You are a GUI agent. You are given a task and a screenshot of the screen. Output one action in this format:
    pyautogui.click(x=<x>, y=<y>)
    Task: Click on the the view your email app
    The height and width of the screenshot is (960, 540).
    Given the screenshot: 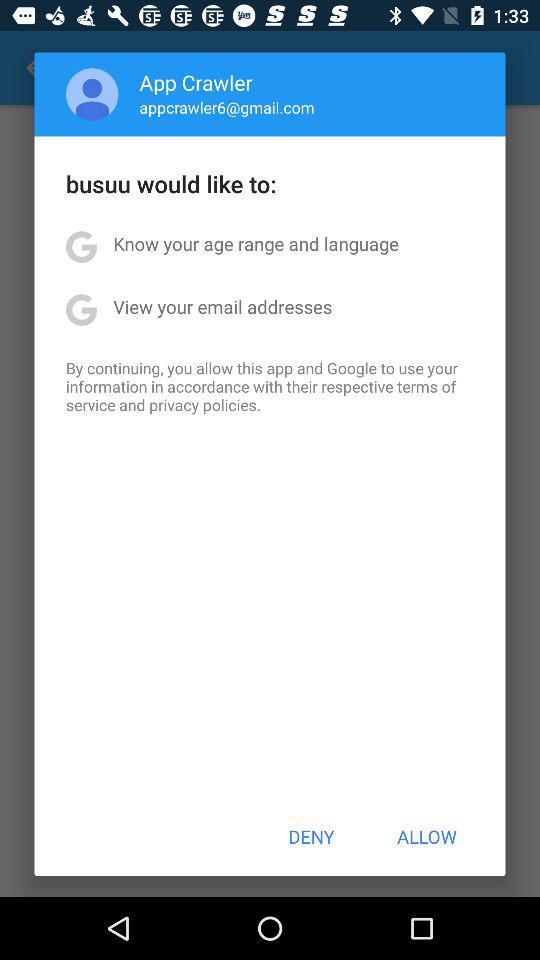 What is the action you would take?
    pyautogui.click(x=221, y=306)
    